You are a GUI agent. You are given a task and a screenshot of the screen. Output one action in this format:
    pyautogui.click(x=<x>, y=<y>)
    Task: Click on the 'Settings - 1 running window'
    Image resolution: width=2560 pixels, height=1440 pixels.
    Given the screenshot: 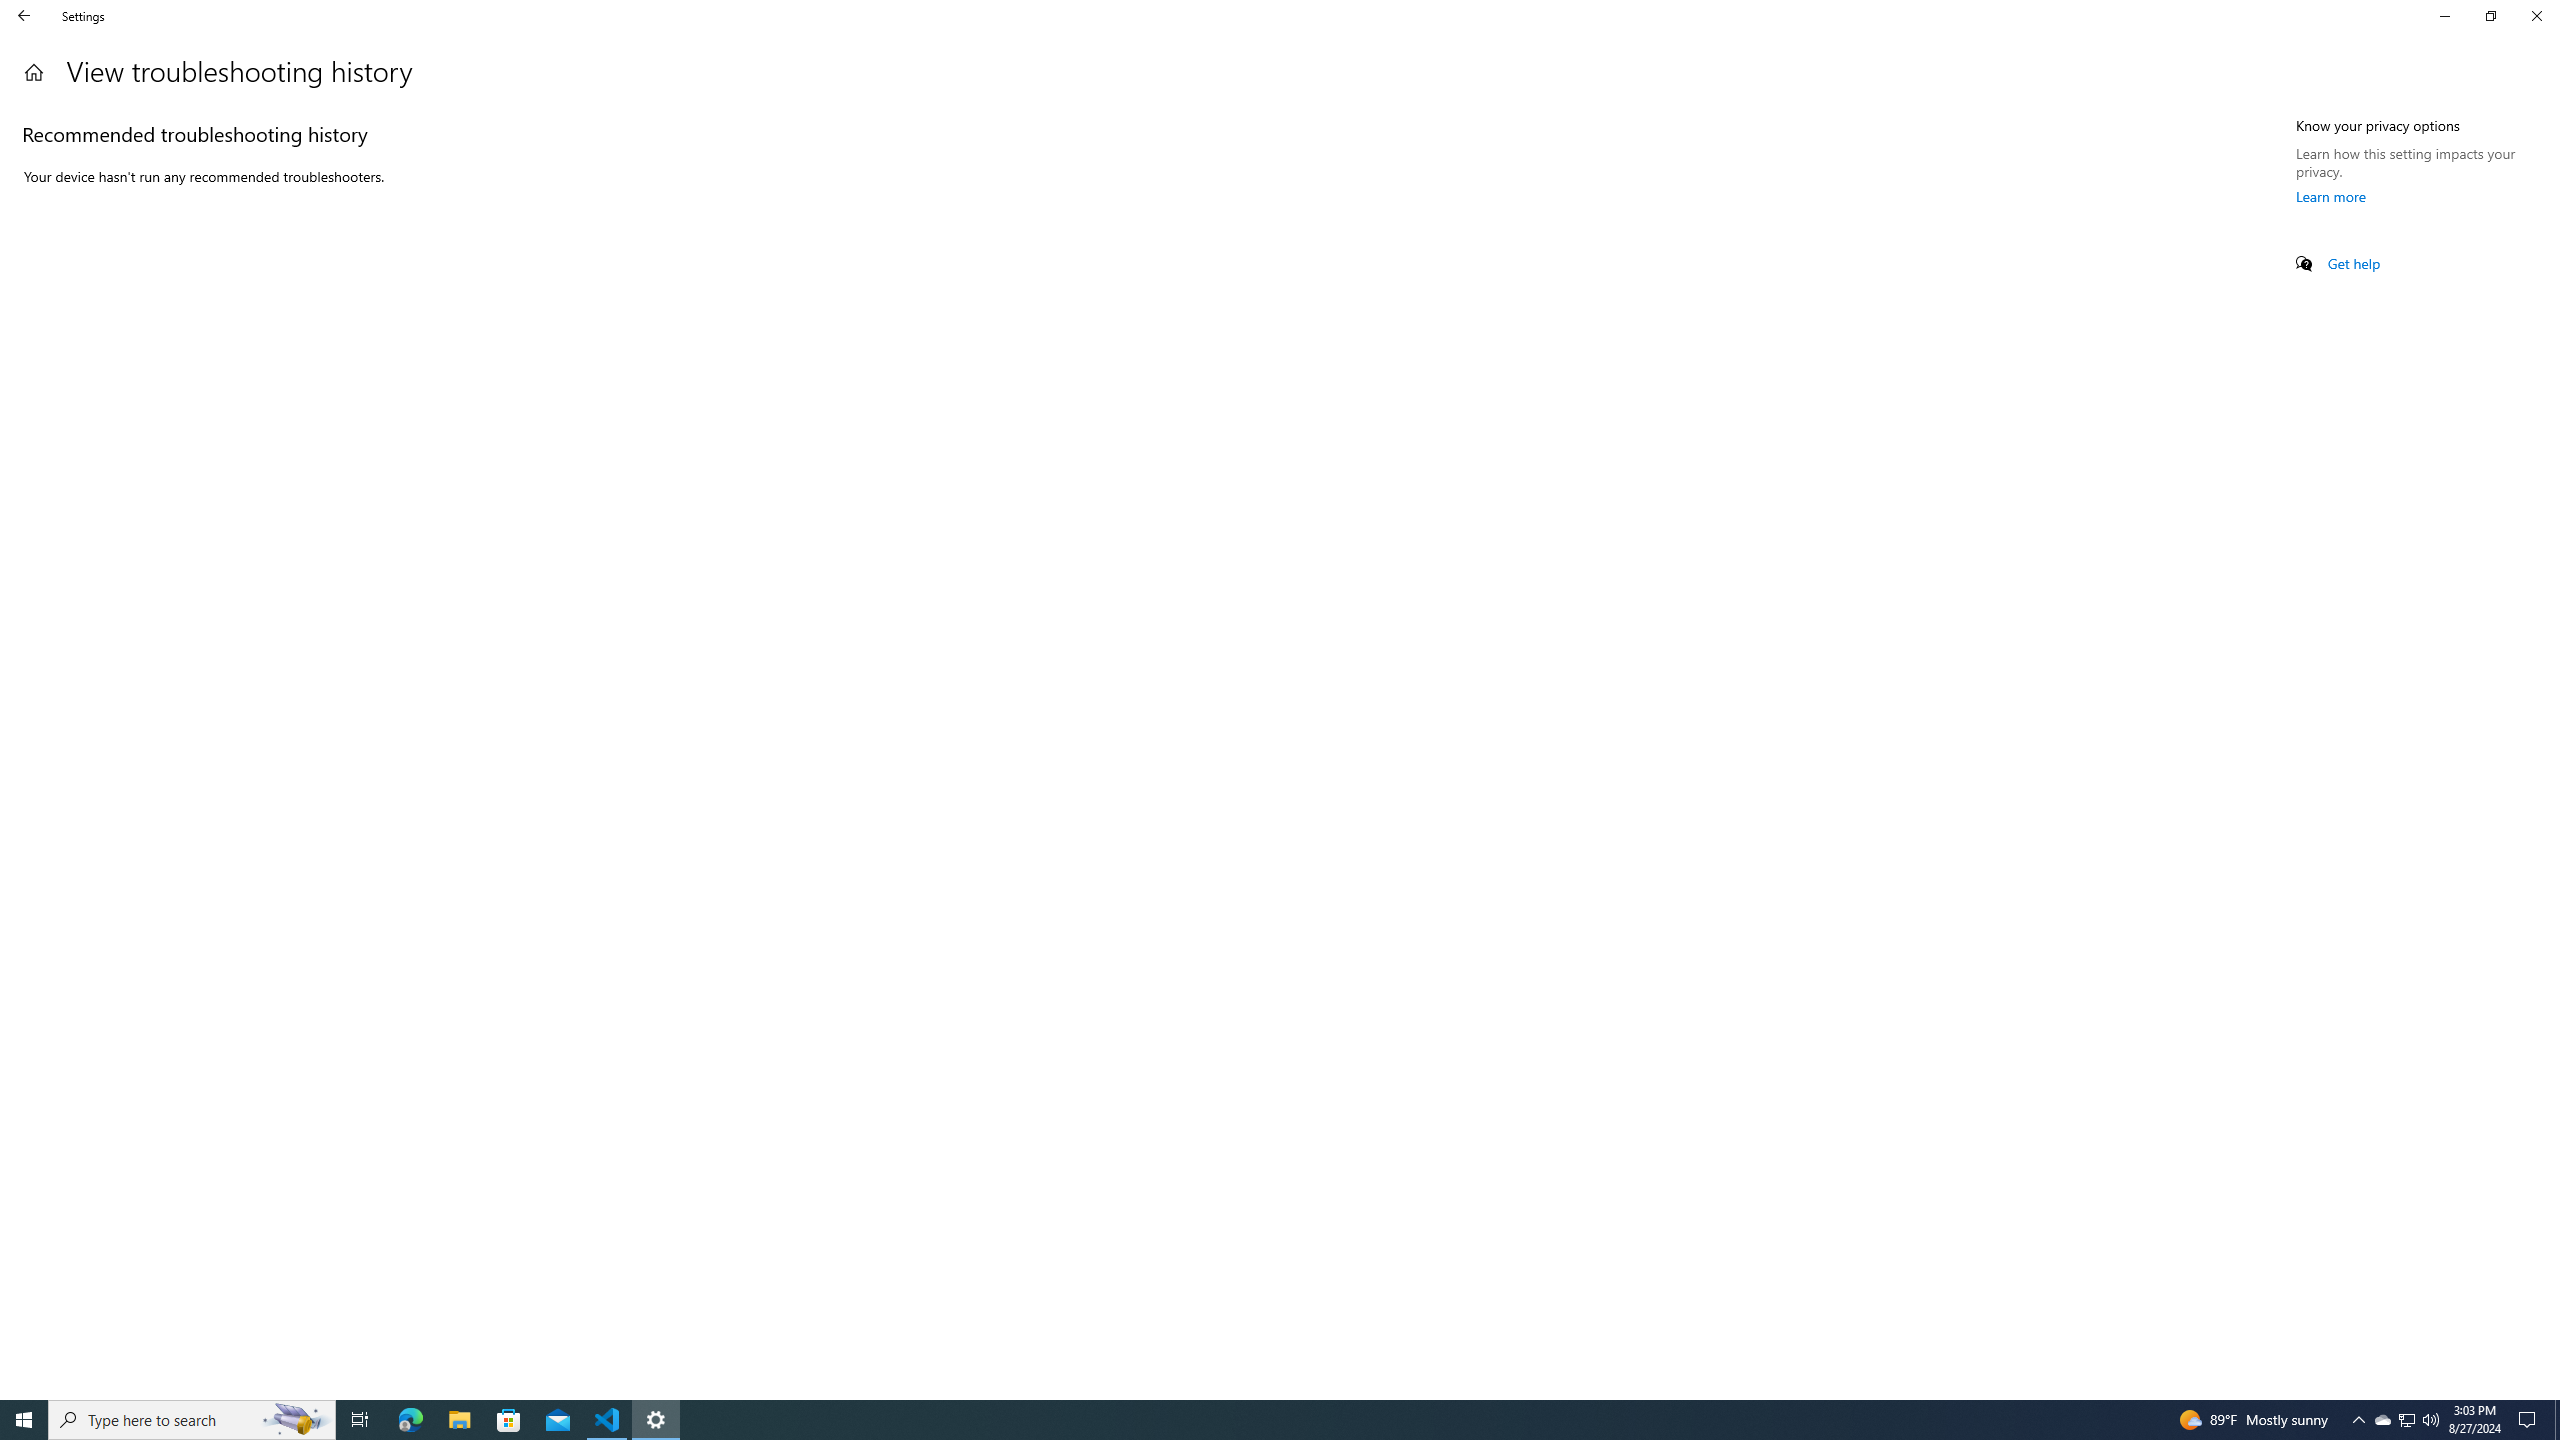 What is the action you would take?
    pyautogui.click(x=656, y=1418)
    